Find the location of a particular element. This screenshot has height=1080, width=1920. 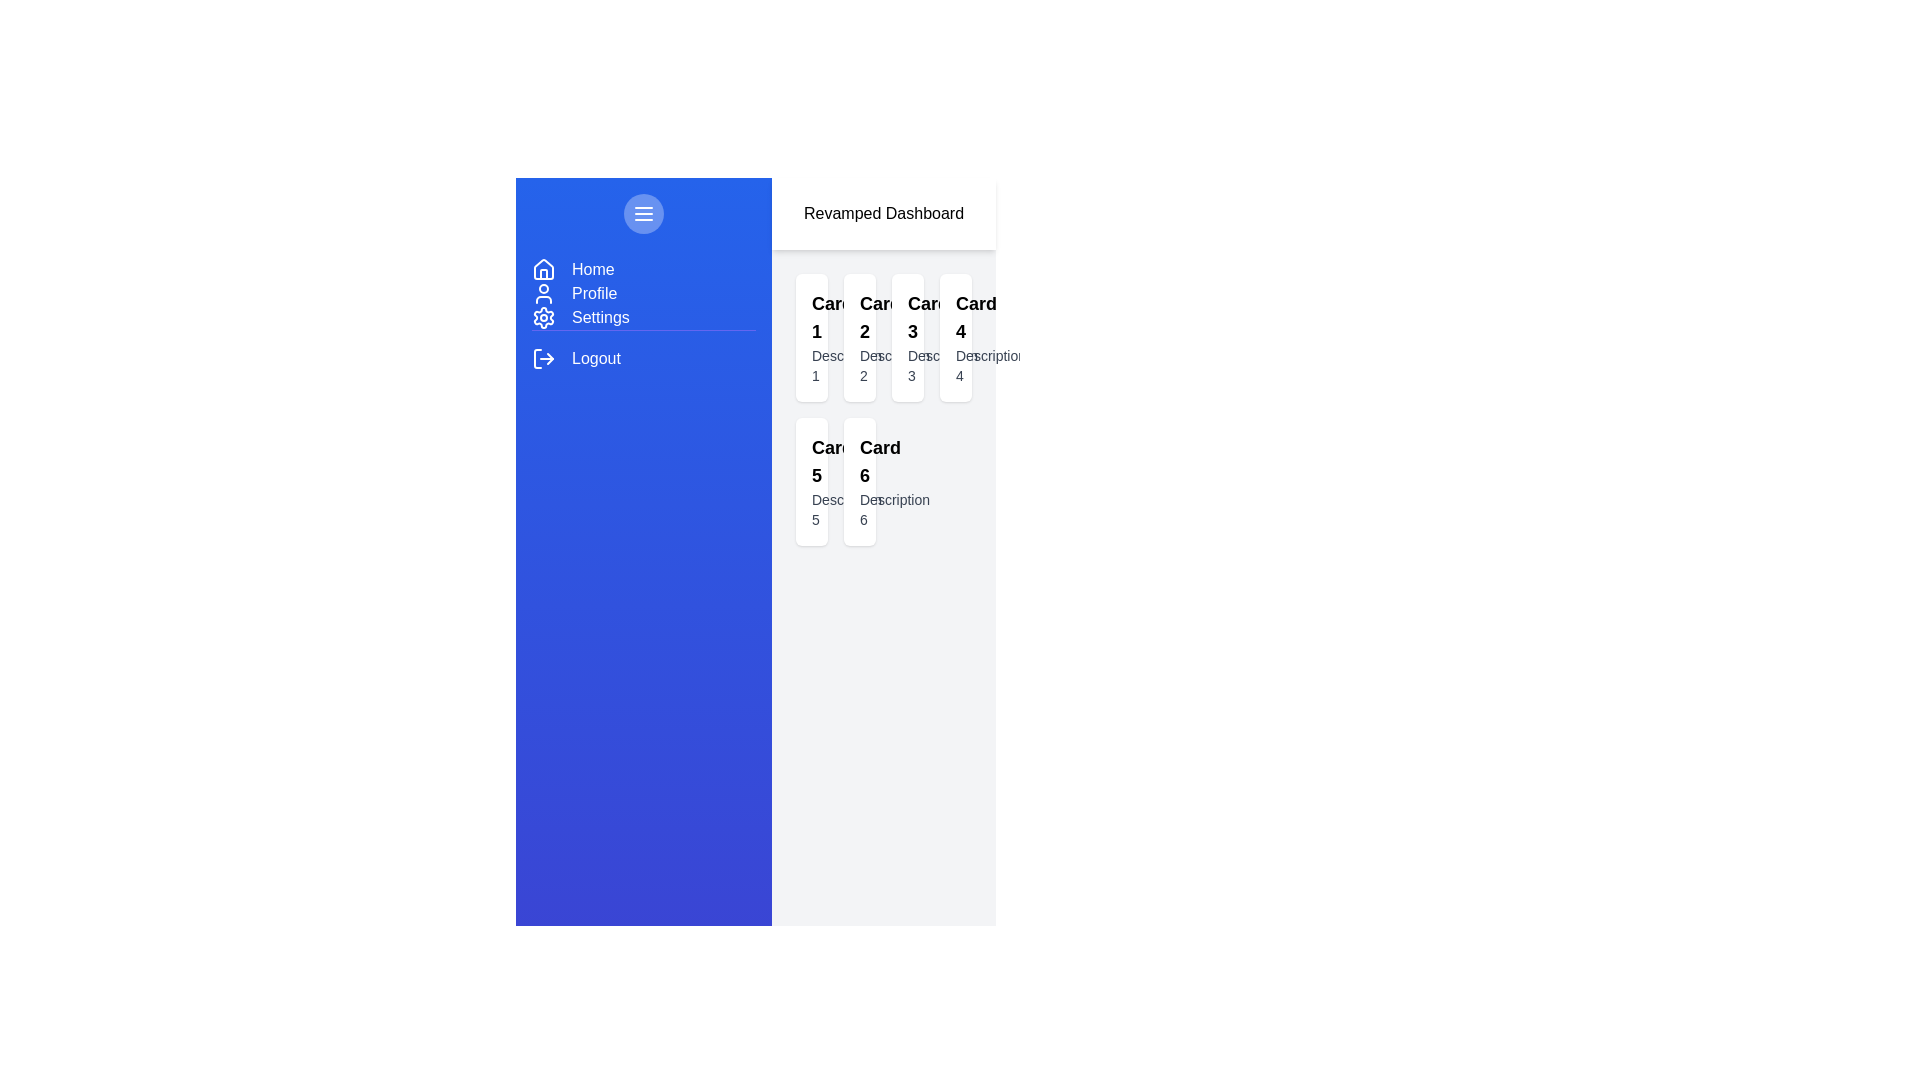

the 'Logout' text label located at the bottom of the vertical navigation bar is located at coordinates (595, 357).